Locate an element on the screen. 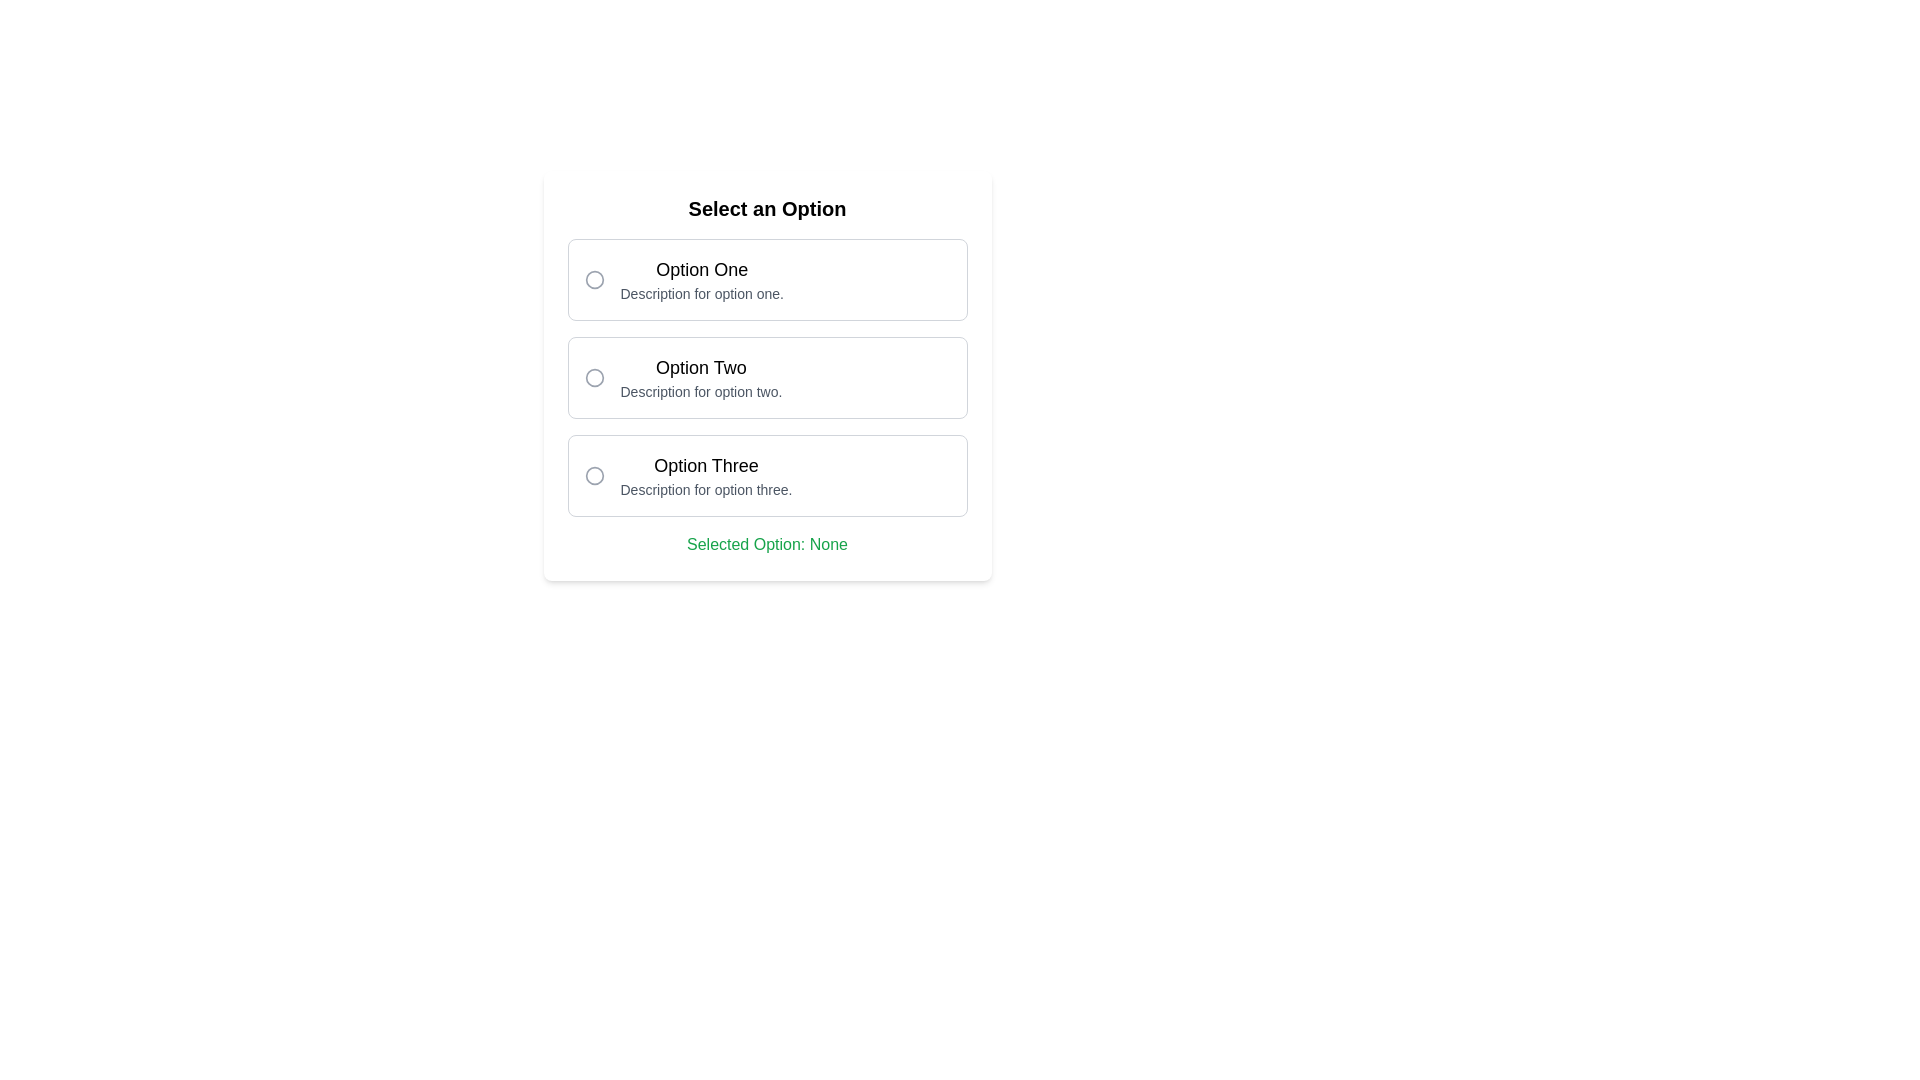 This screenshot has width=1920, height=1080. the Text Label that displays the title for the second option labeled 'Option Two' in the list of selectable options is located at coordinates (701, 367).